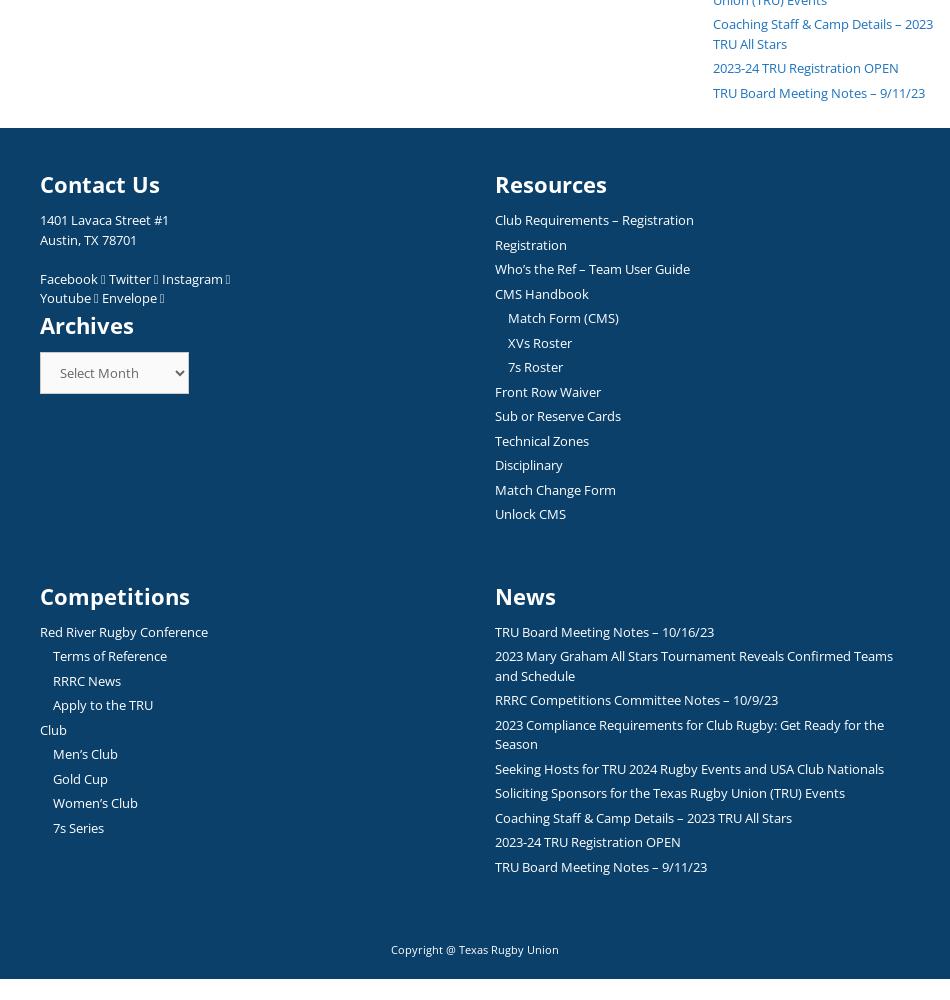  I want to click on '2023 Mary Graham All Stars Tournament Reveals Confirmed Teams and Schedule', so click(693, 665).